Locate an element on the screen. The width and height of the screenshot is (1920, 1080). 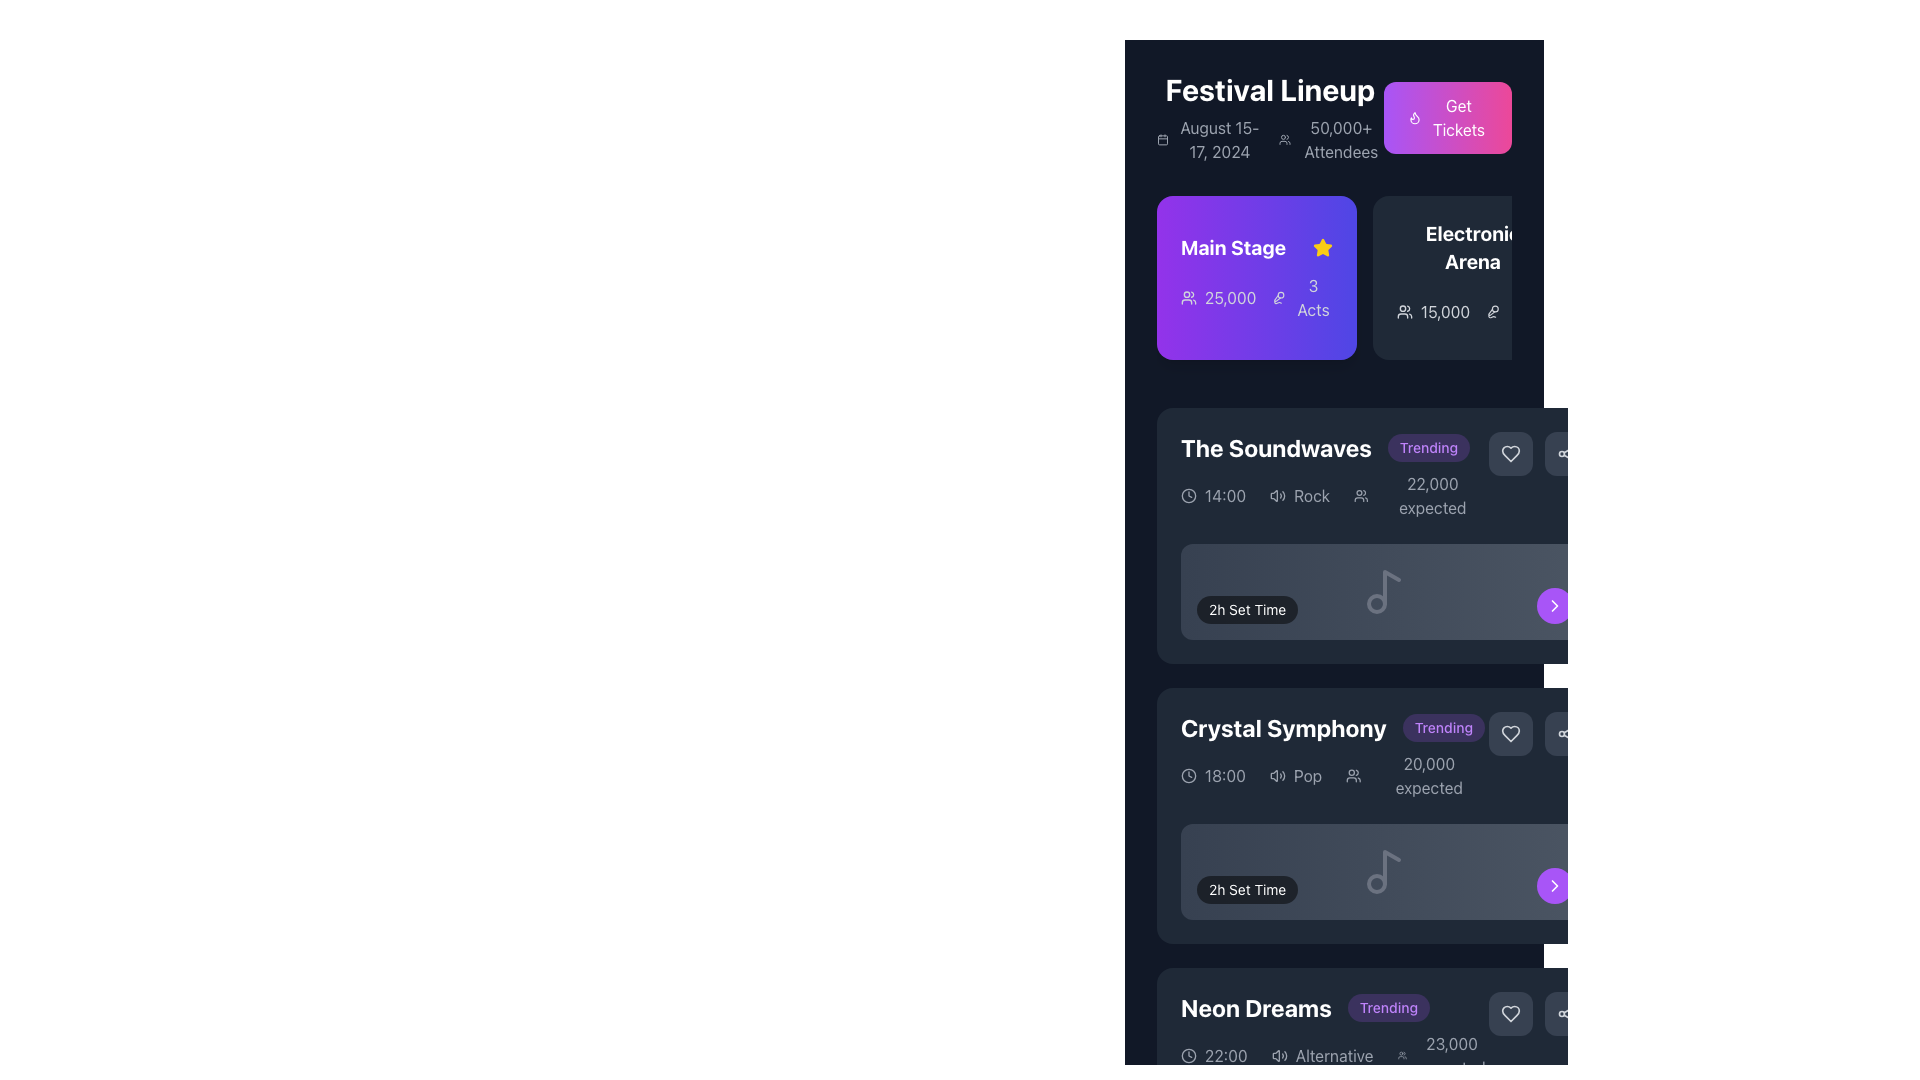
the static text label displaying the estimated number of attendees for the event in 'The Soundwaves' card header is located at coordinates (1431, 495).